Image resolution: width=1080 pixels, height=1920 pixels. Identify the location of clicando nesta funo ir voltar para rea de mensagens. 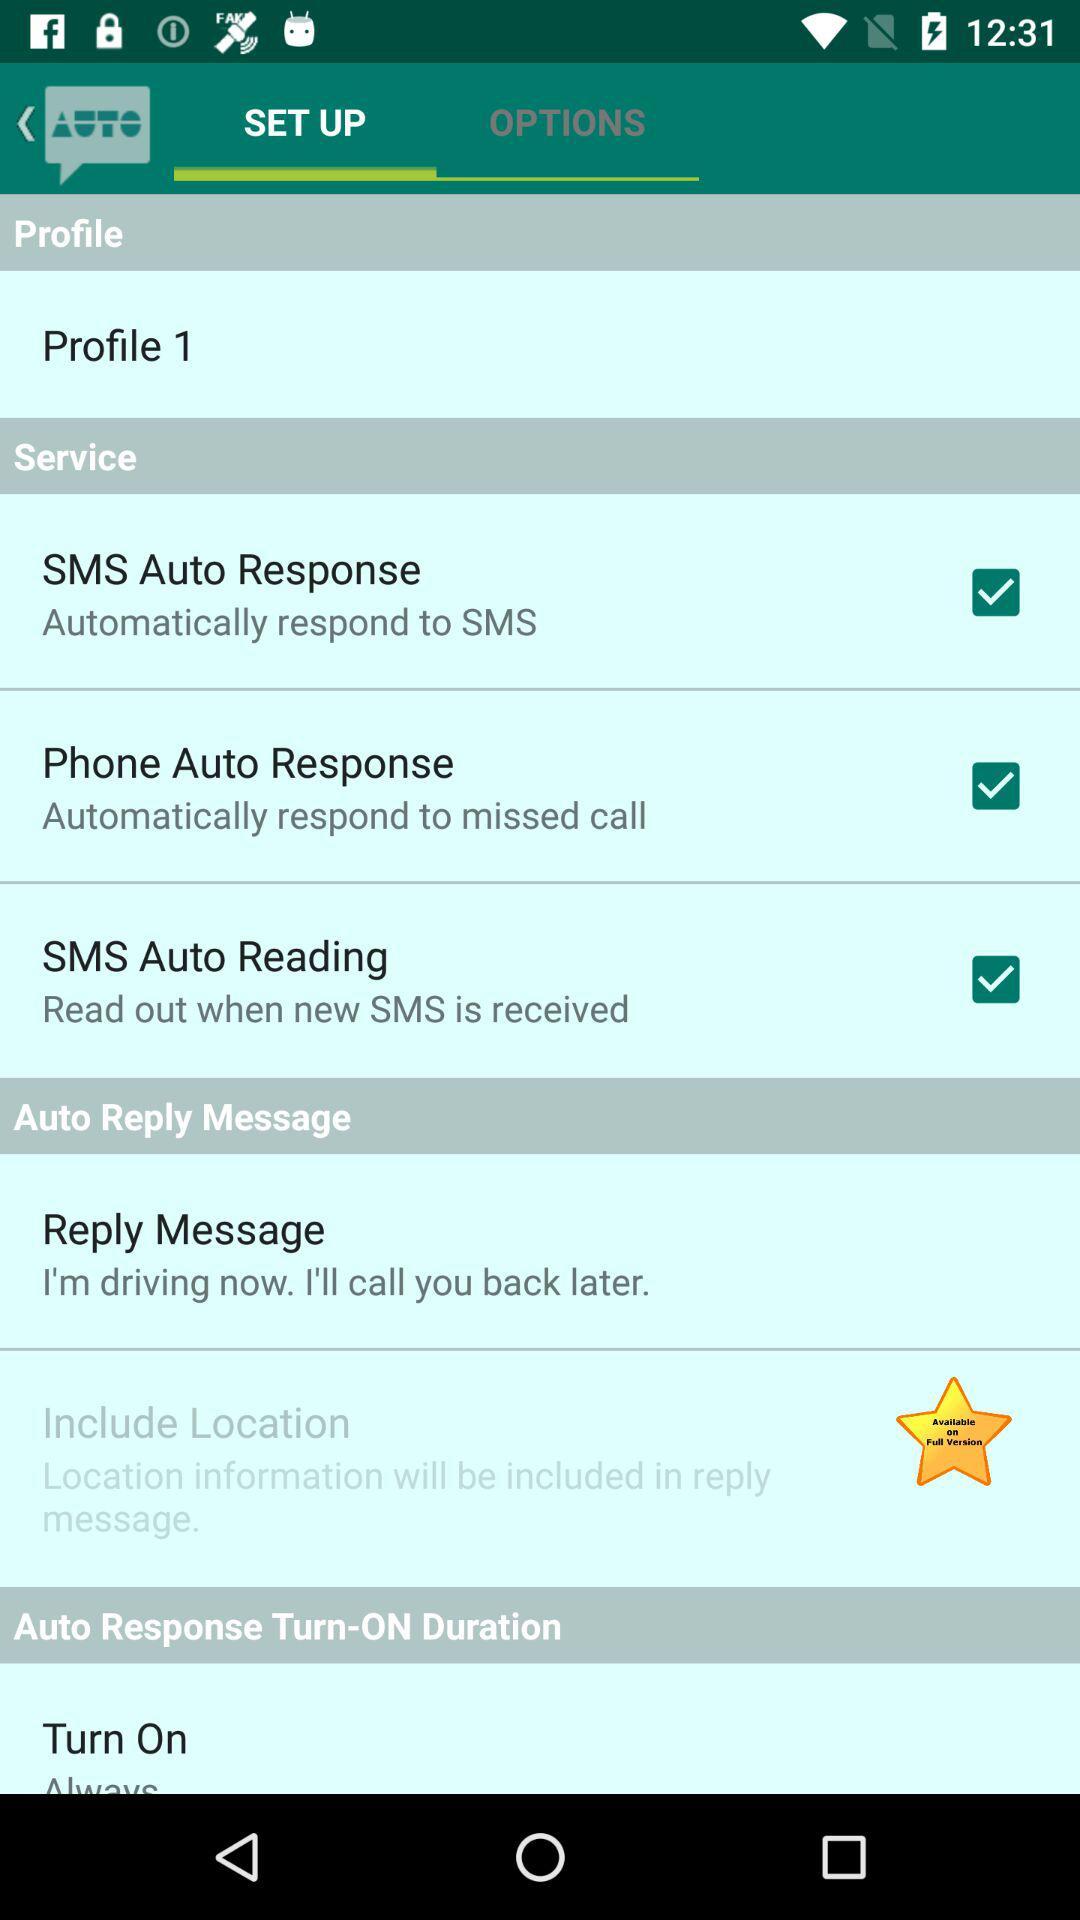
(97, 127).